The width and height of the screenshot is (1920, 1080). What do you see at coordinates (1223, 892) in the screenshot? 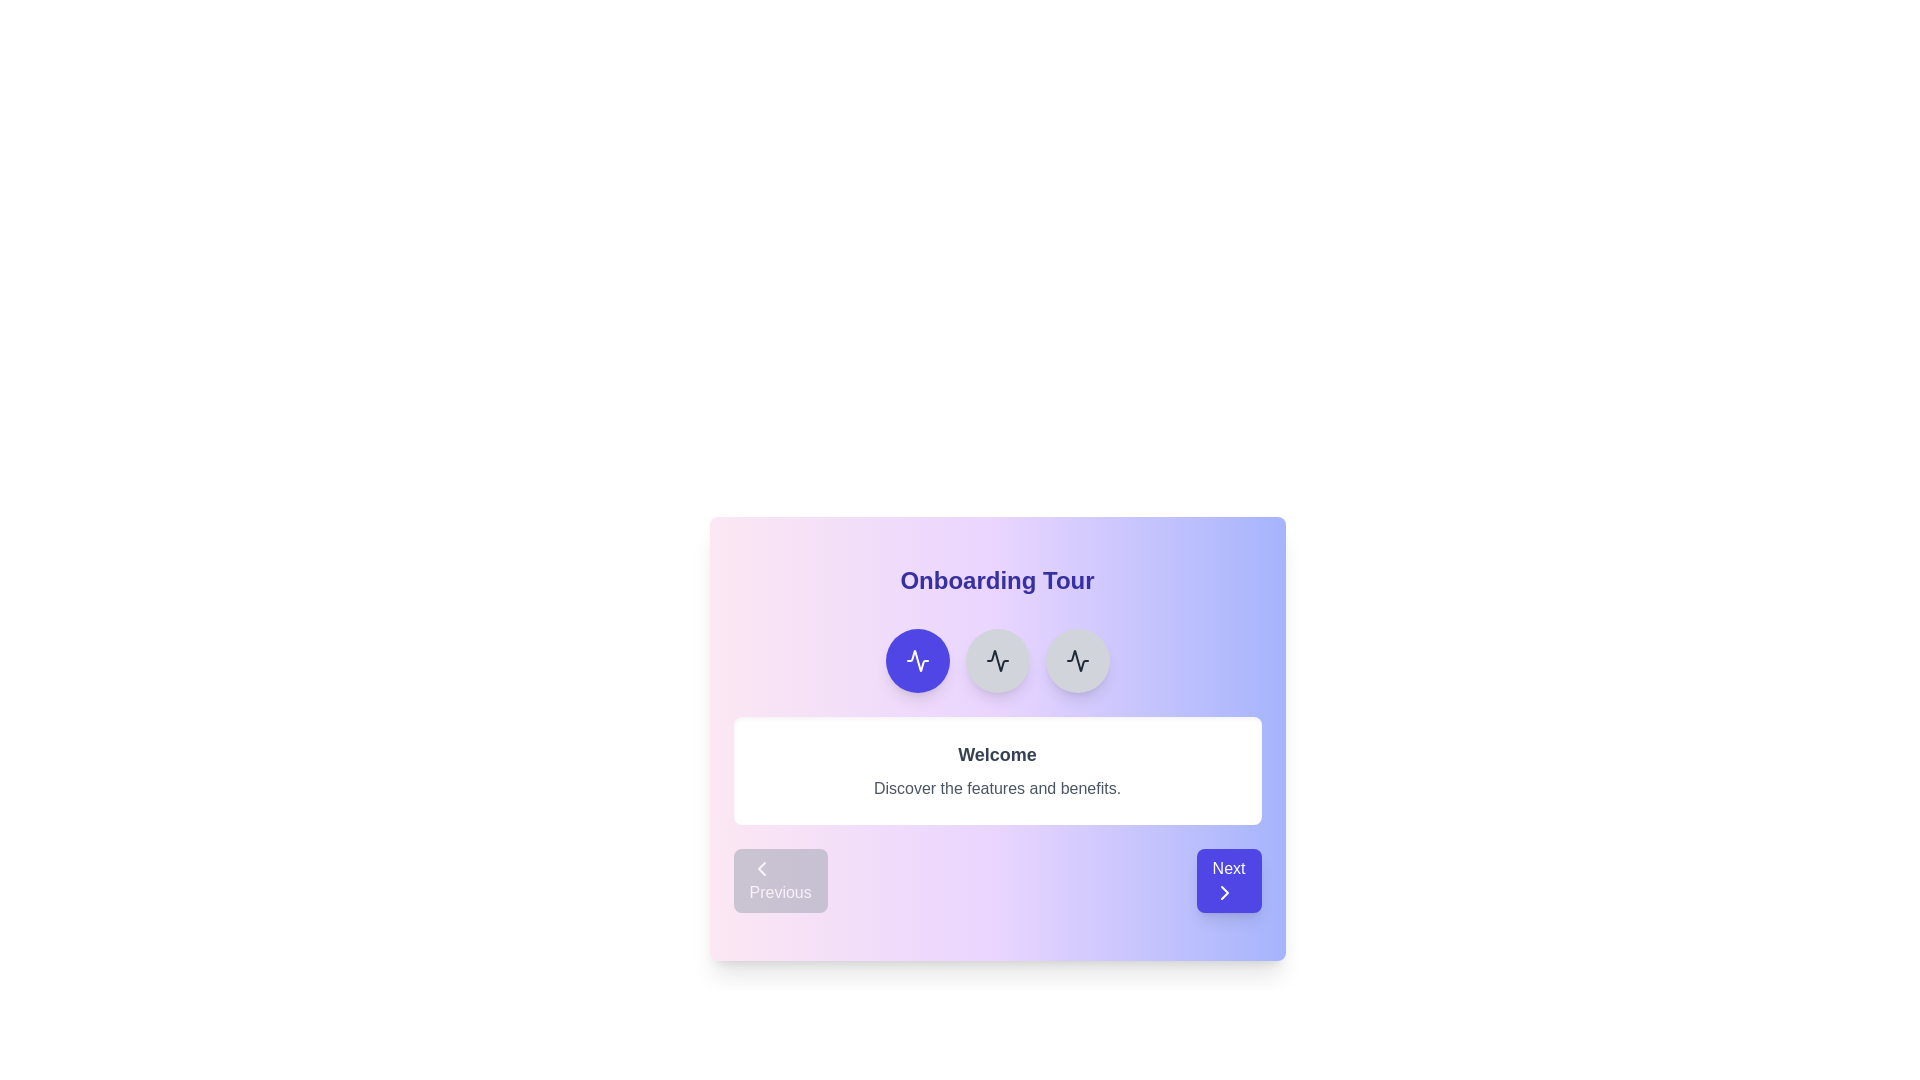
I see `the chevron arrow icon located at the center of the 'Next' button in the bottom right corner to proceed` at bounding box center [1223, 892].